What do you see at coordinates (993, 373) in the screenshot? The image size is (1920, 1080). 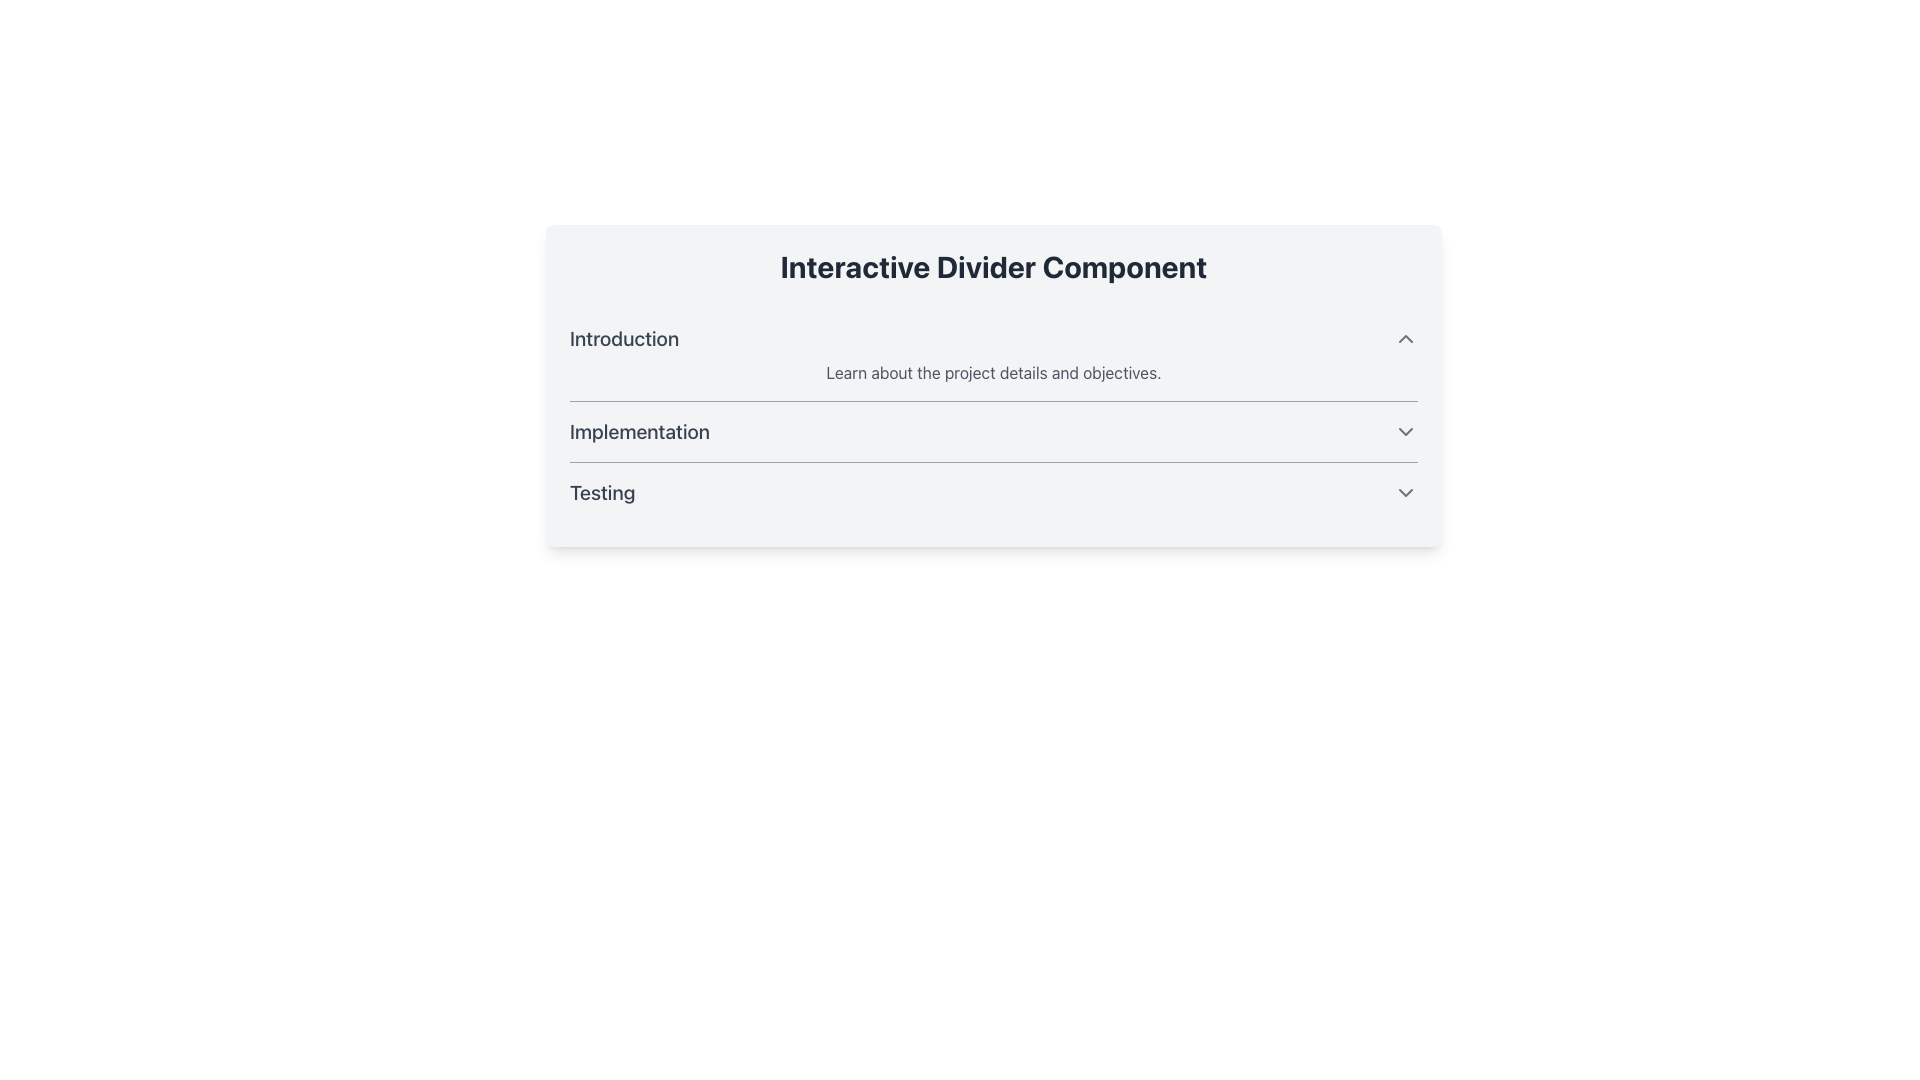 I see `the text label element that reads 'Learn about the project details and objectives.' which is located directly below the 'Introduction' section header` at bounding box center [993, 373].